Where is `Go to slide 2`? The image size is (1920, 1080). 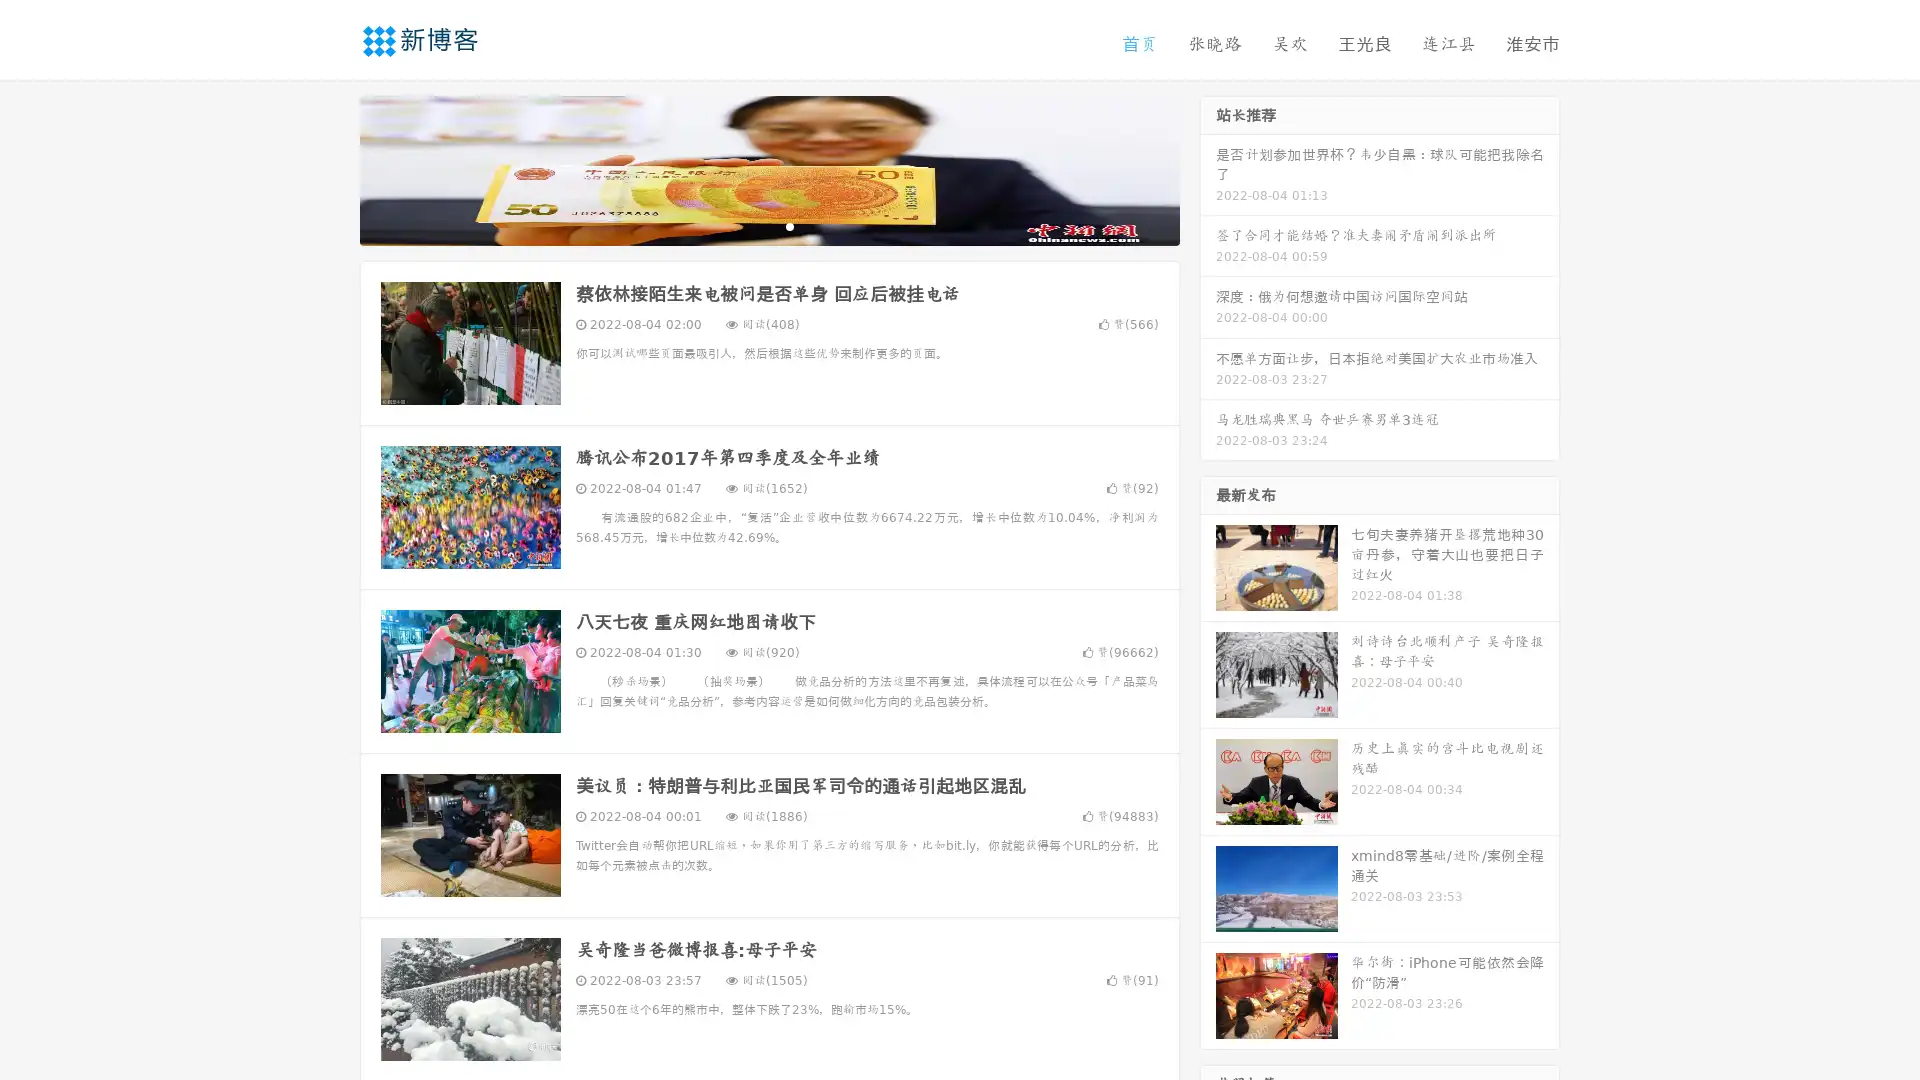
Go to slide 2 is located at coordinates (768, 225).